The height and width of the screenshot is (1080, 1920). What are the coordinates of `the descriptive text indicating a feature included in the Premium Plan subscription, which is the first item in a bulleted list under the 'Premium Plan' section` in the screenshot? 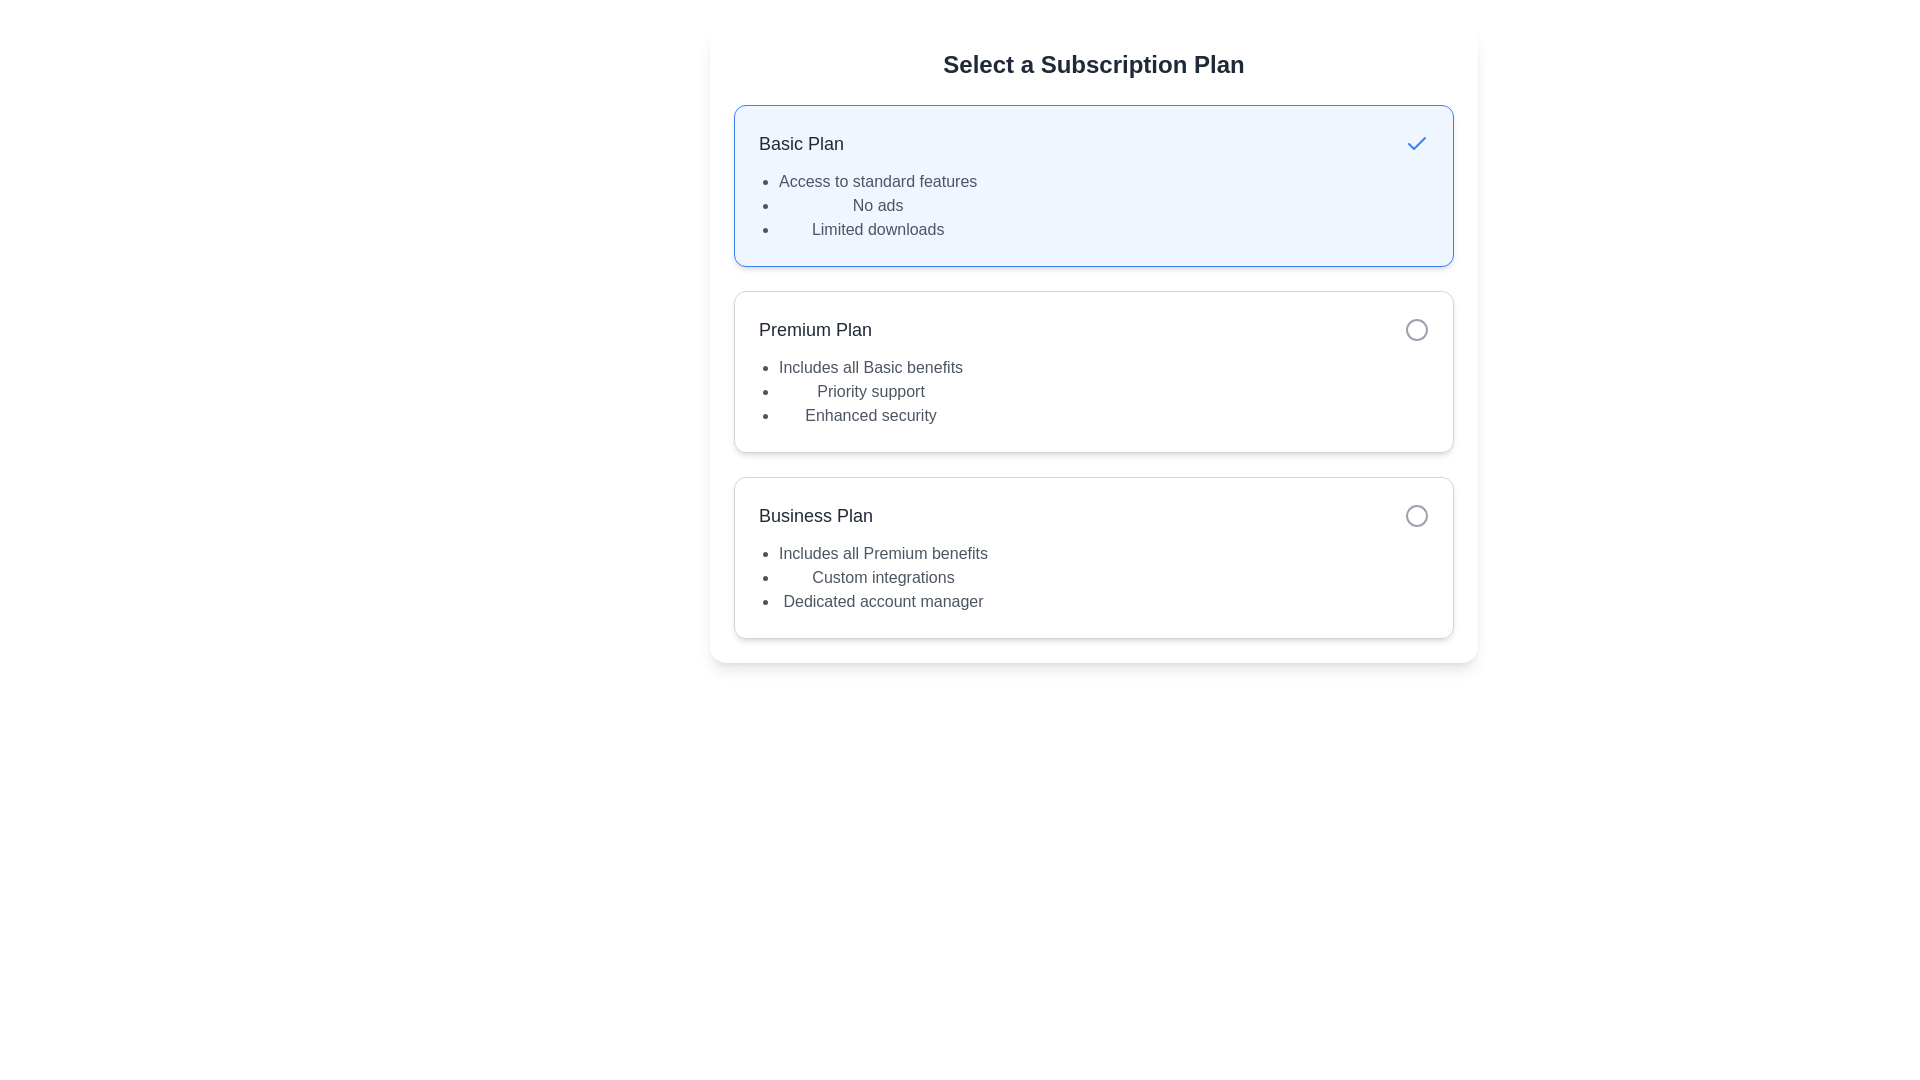 It's located at (871, 367).